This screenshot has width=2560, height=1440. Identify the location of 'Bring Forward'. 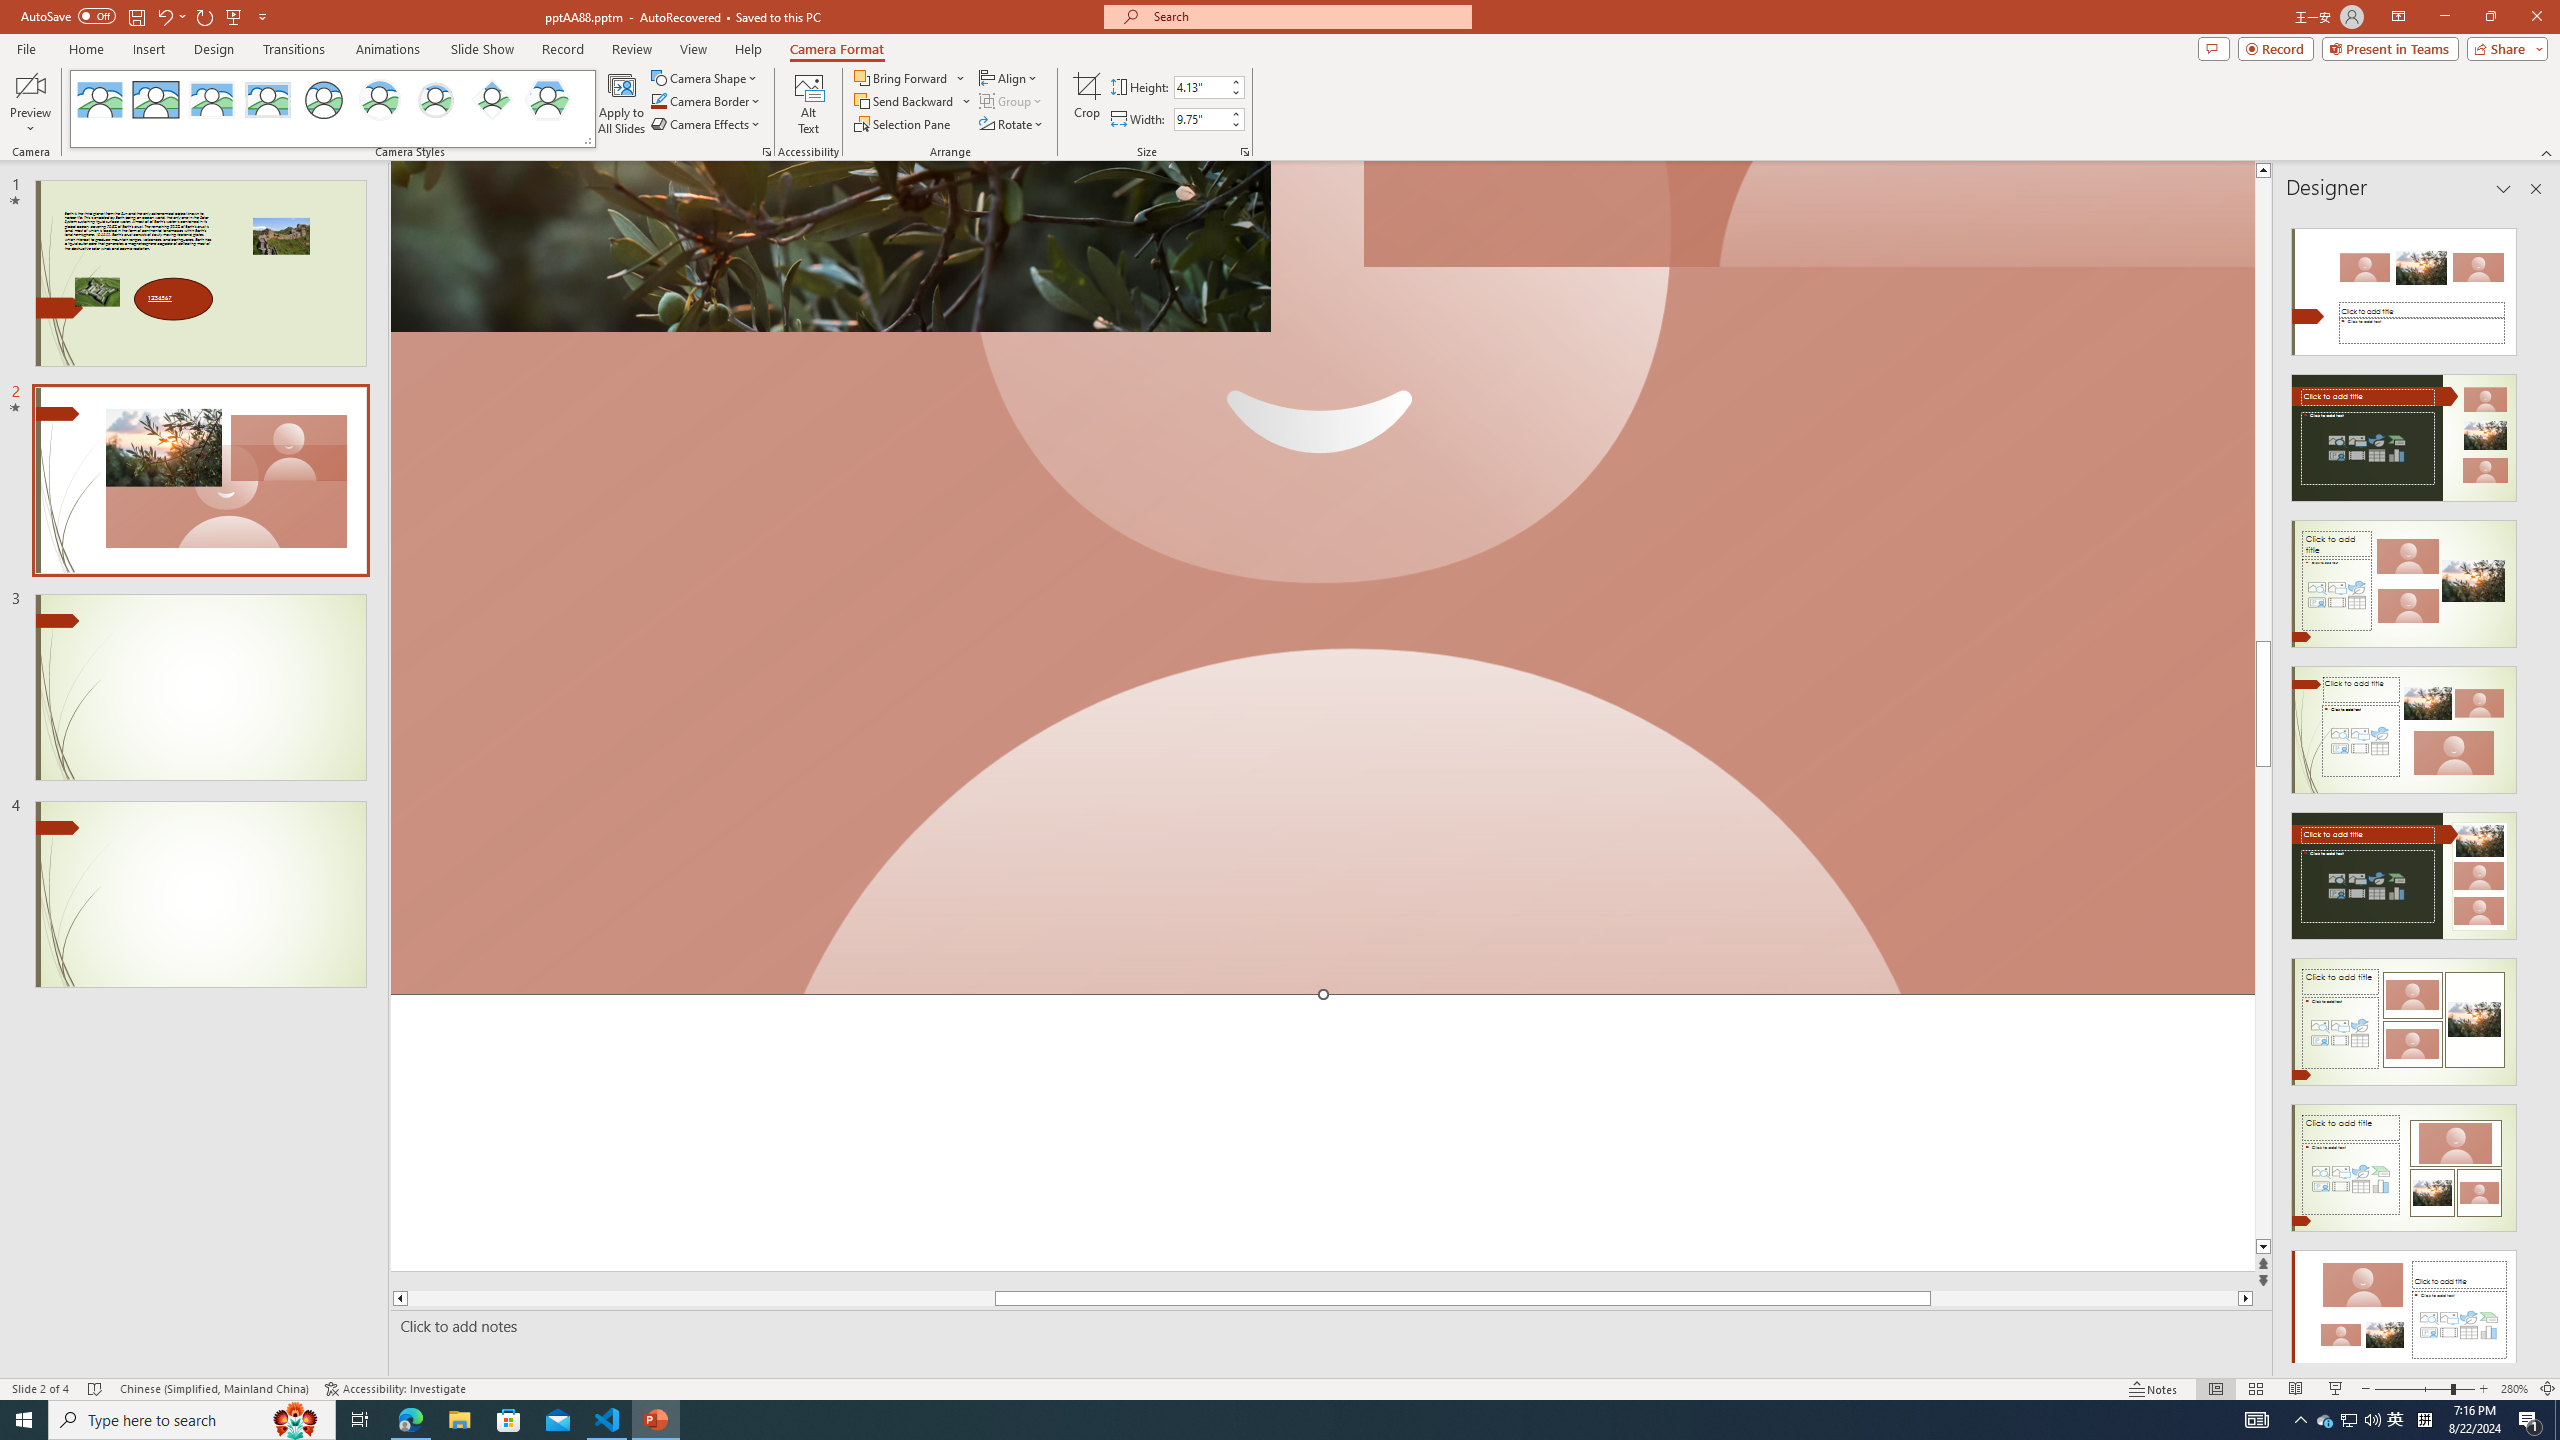
(901, 77).